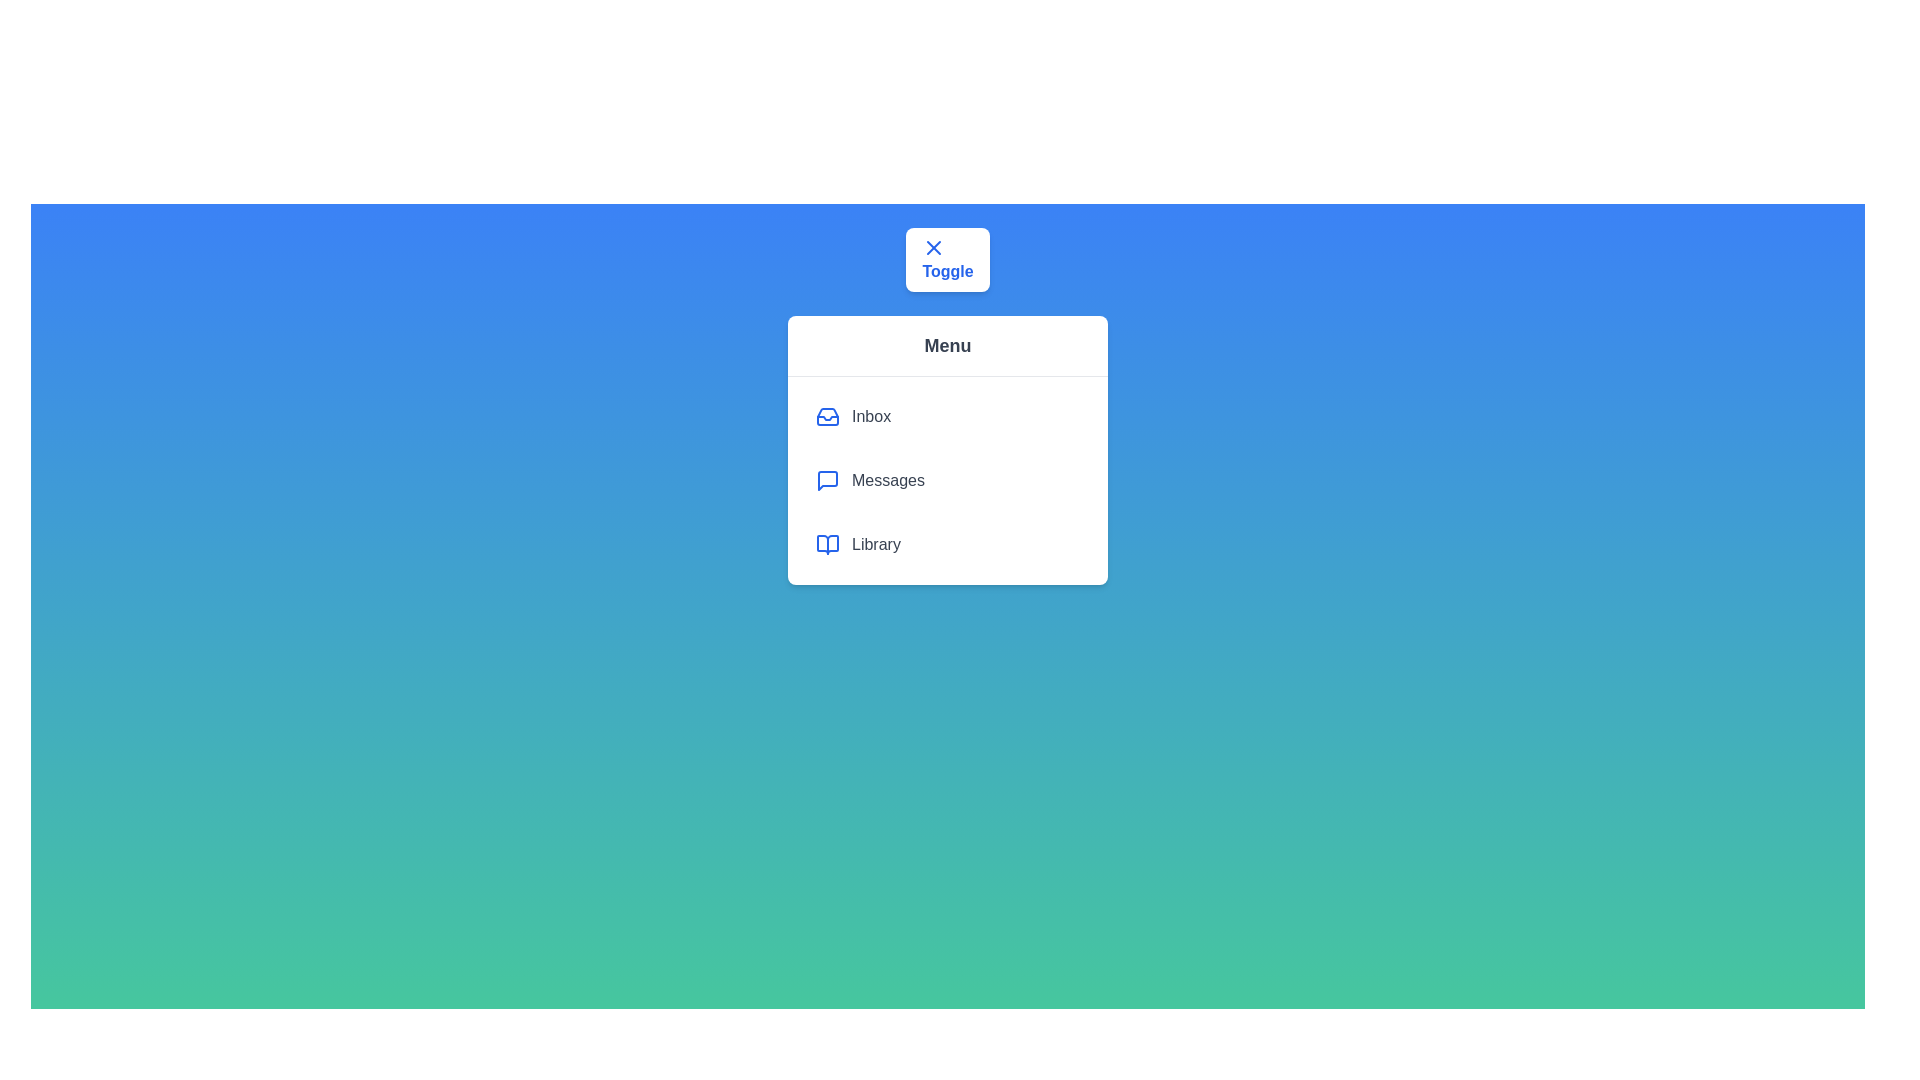 This screenshot has height=1080, width=1920. What do you see at coordinates (947, 415) in the screenshot?
I see `the menu item Inbox to highlight it` at bounding box center [947, 415].